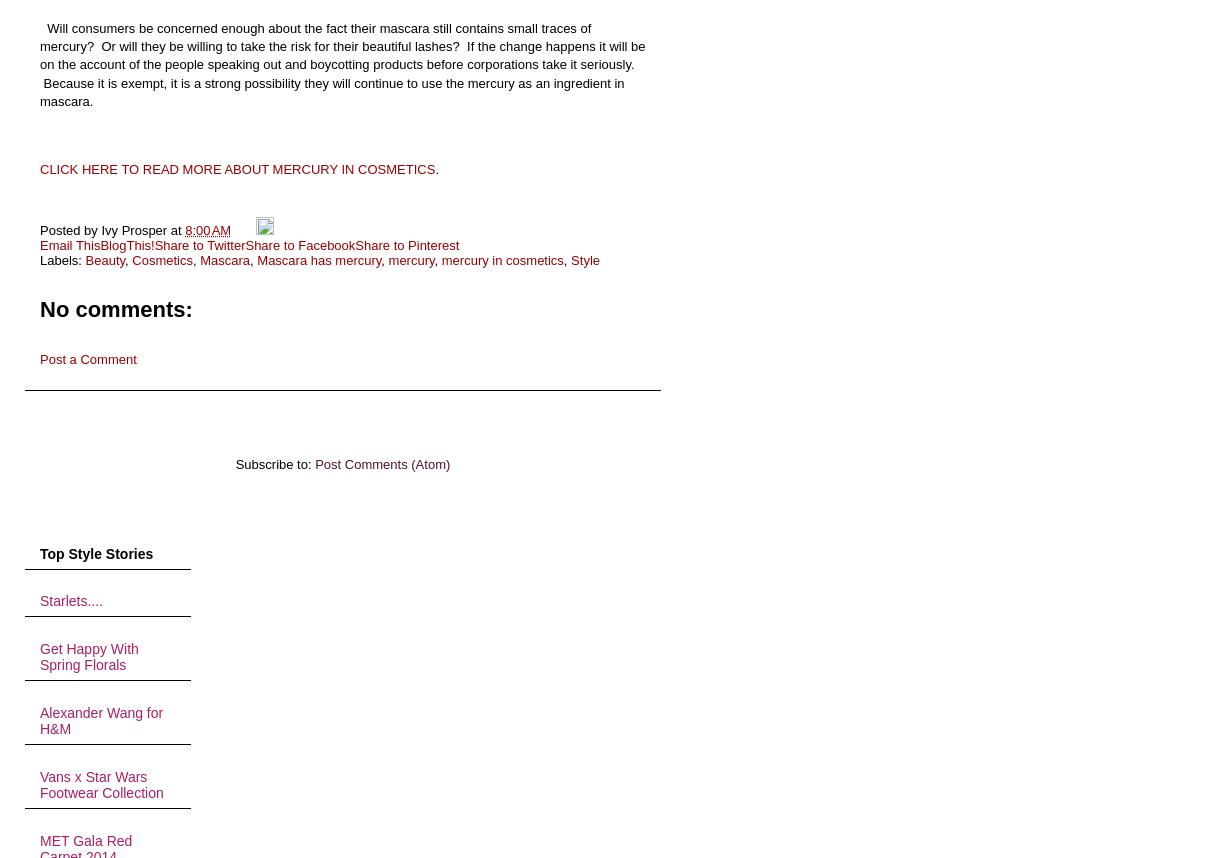 Image resolution: width=1208 pixels, height=858 pixels. I want to click on 'mercury in cosmetics', so click(440, 259).